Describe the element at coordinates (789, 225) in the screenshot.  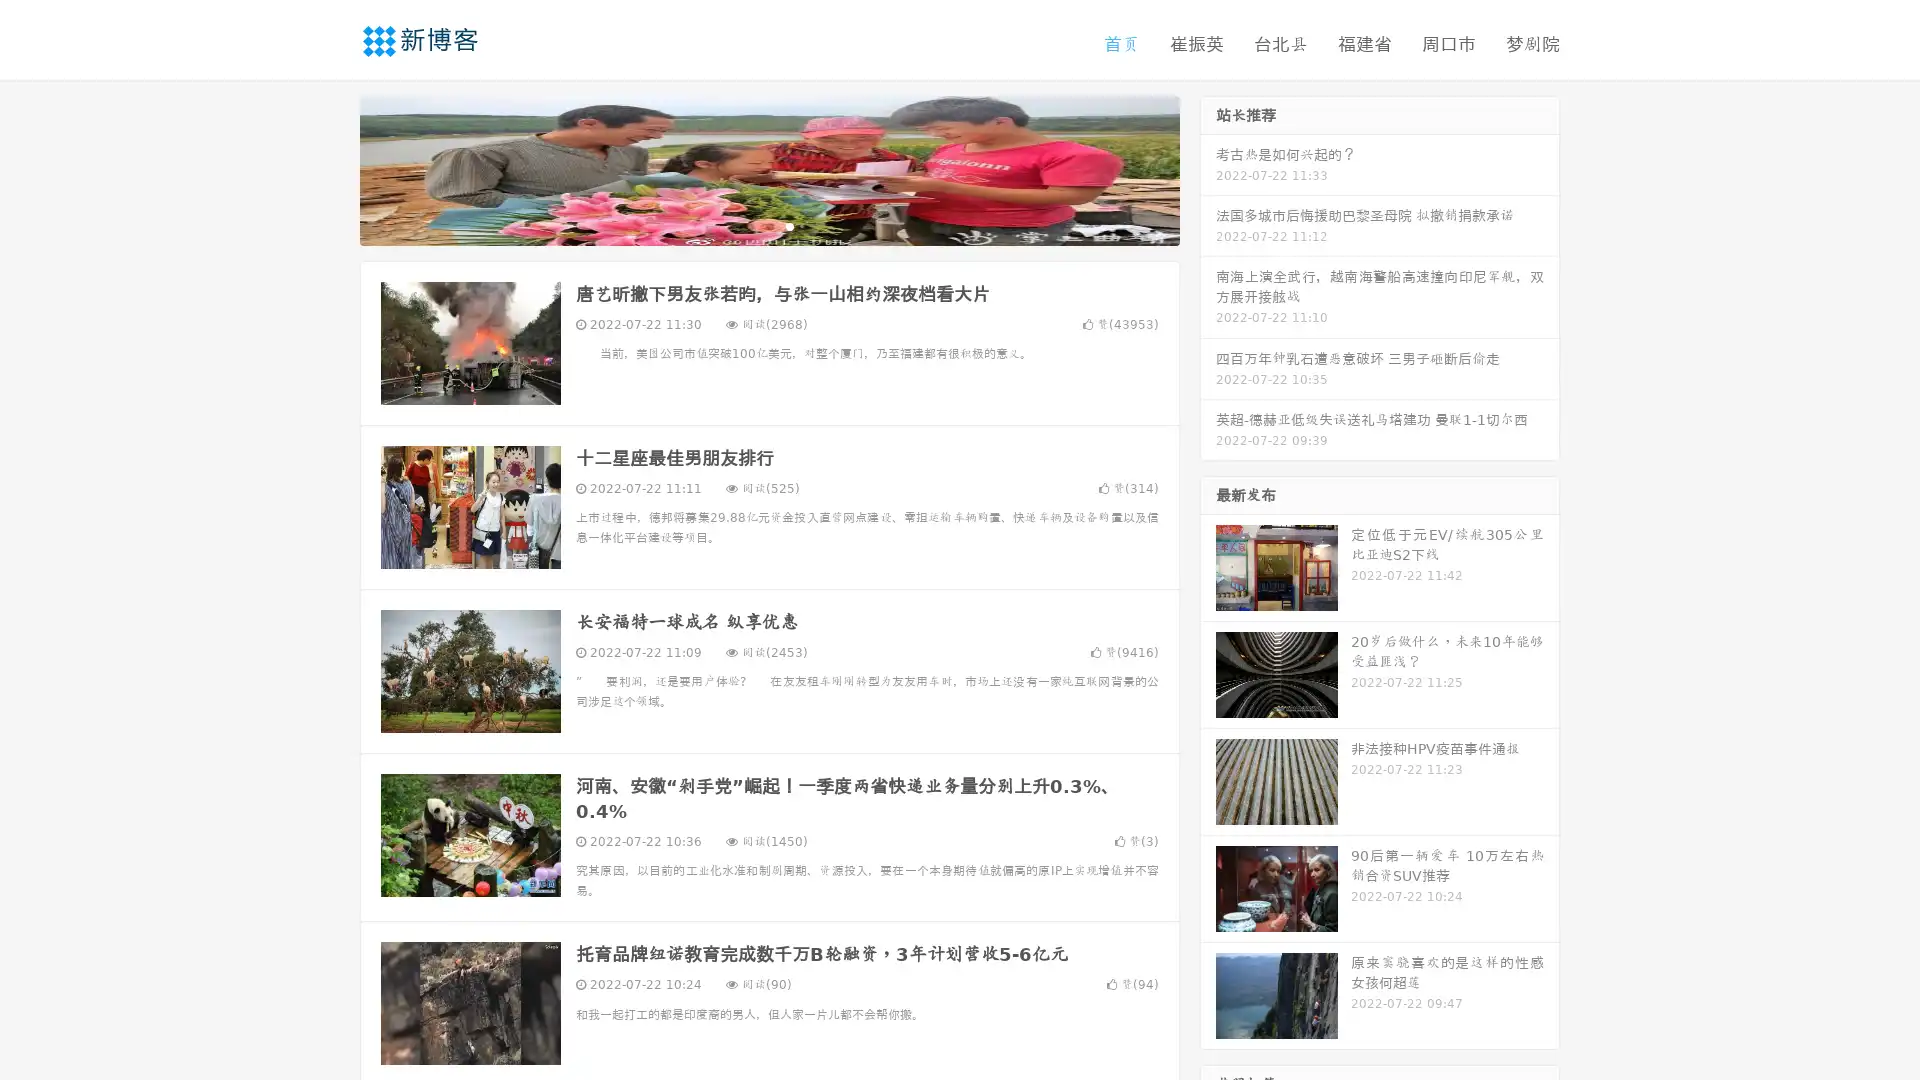
I see `Go to slide 3` at that location.